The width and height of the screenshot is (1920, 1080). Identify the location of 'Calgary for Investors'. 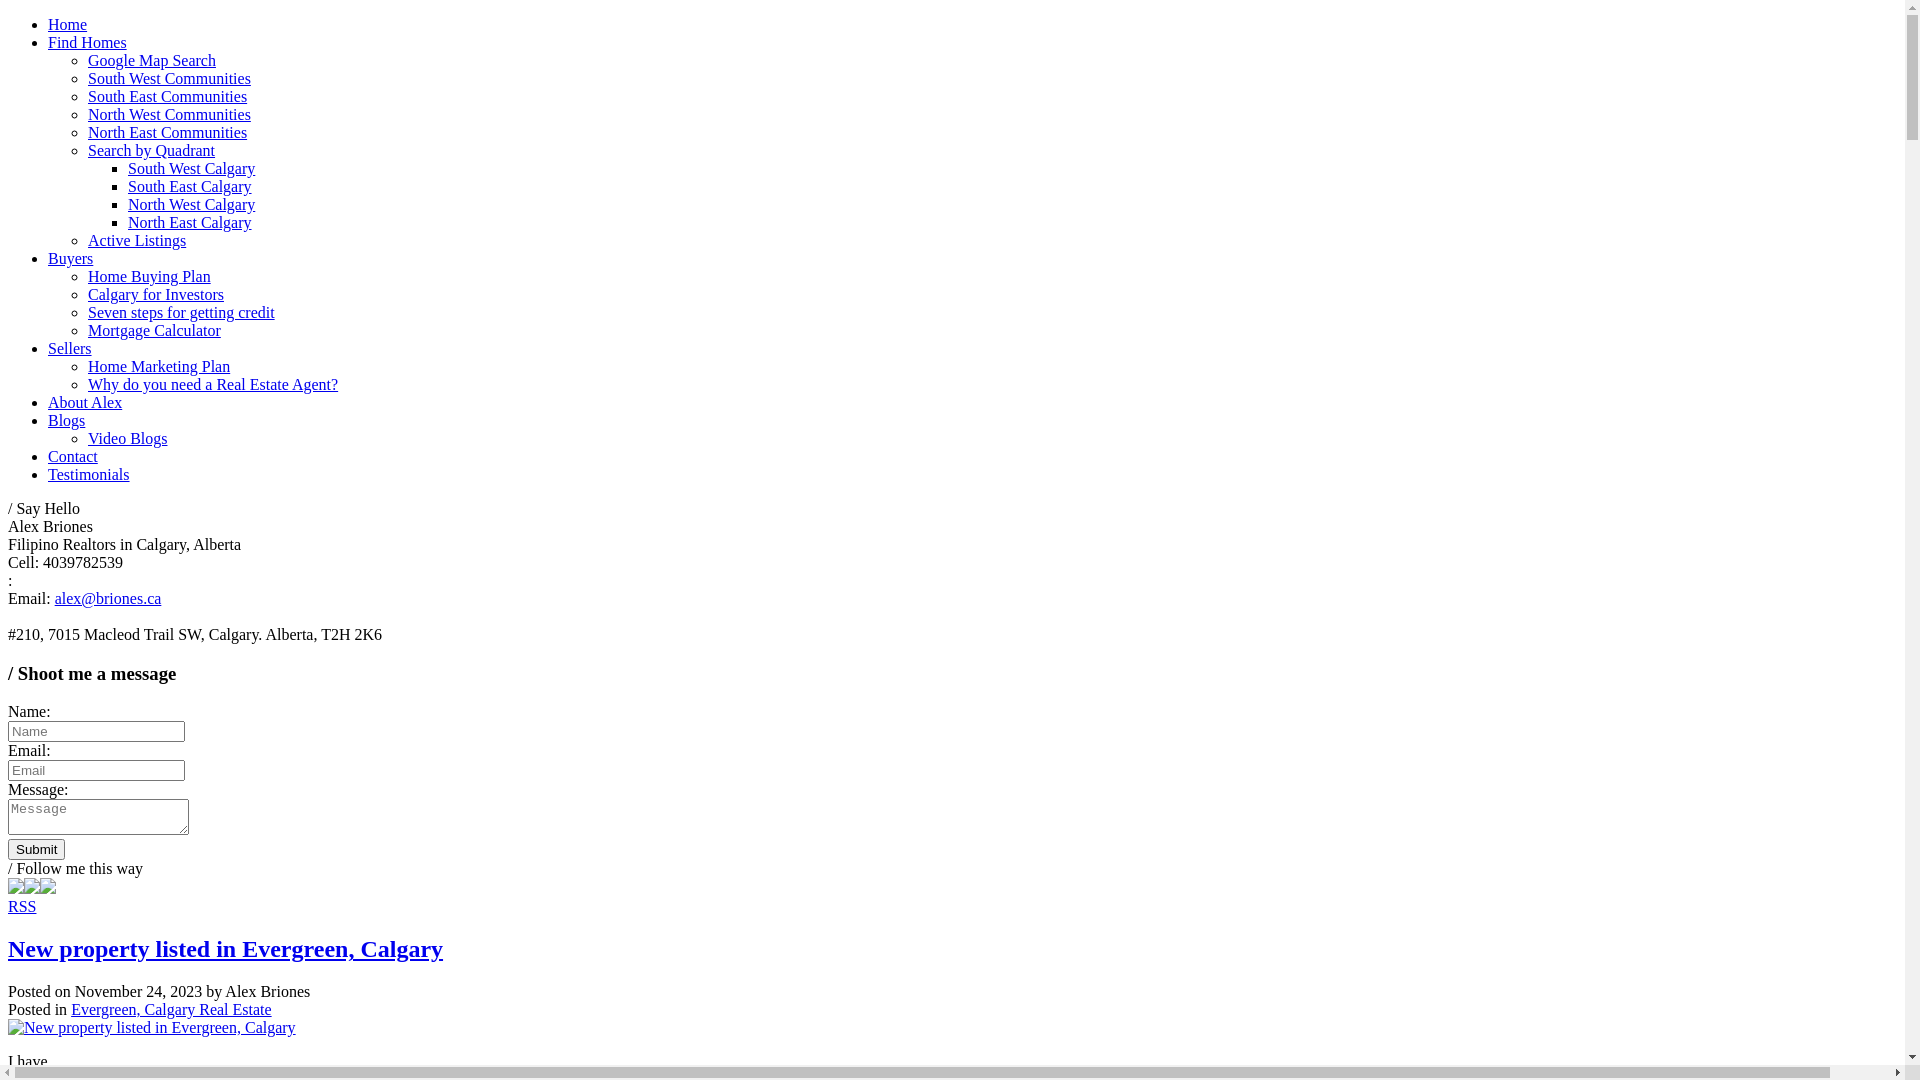
(155, 294).